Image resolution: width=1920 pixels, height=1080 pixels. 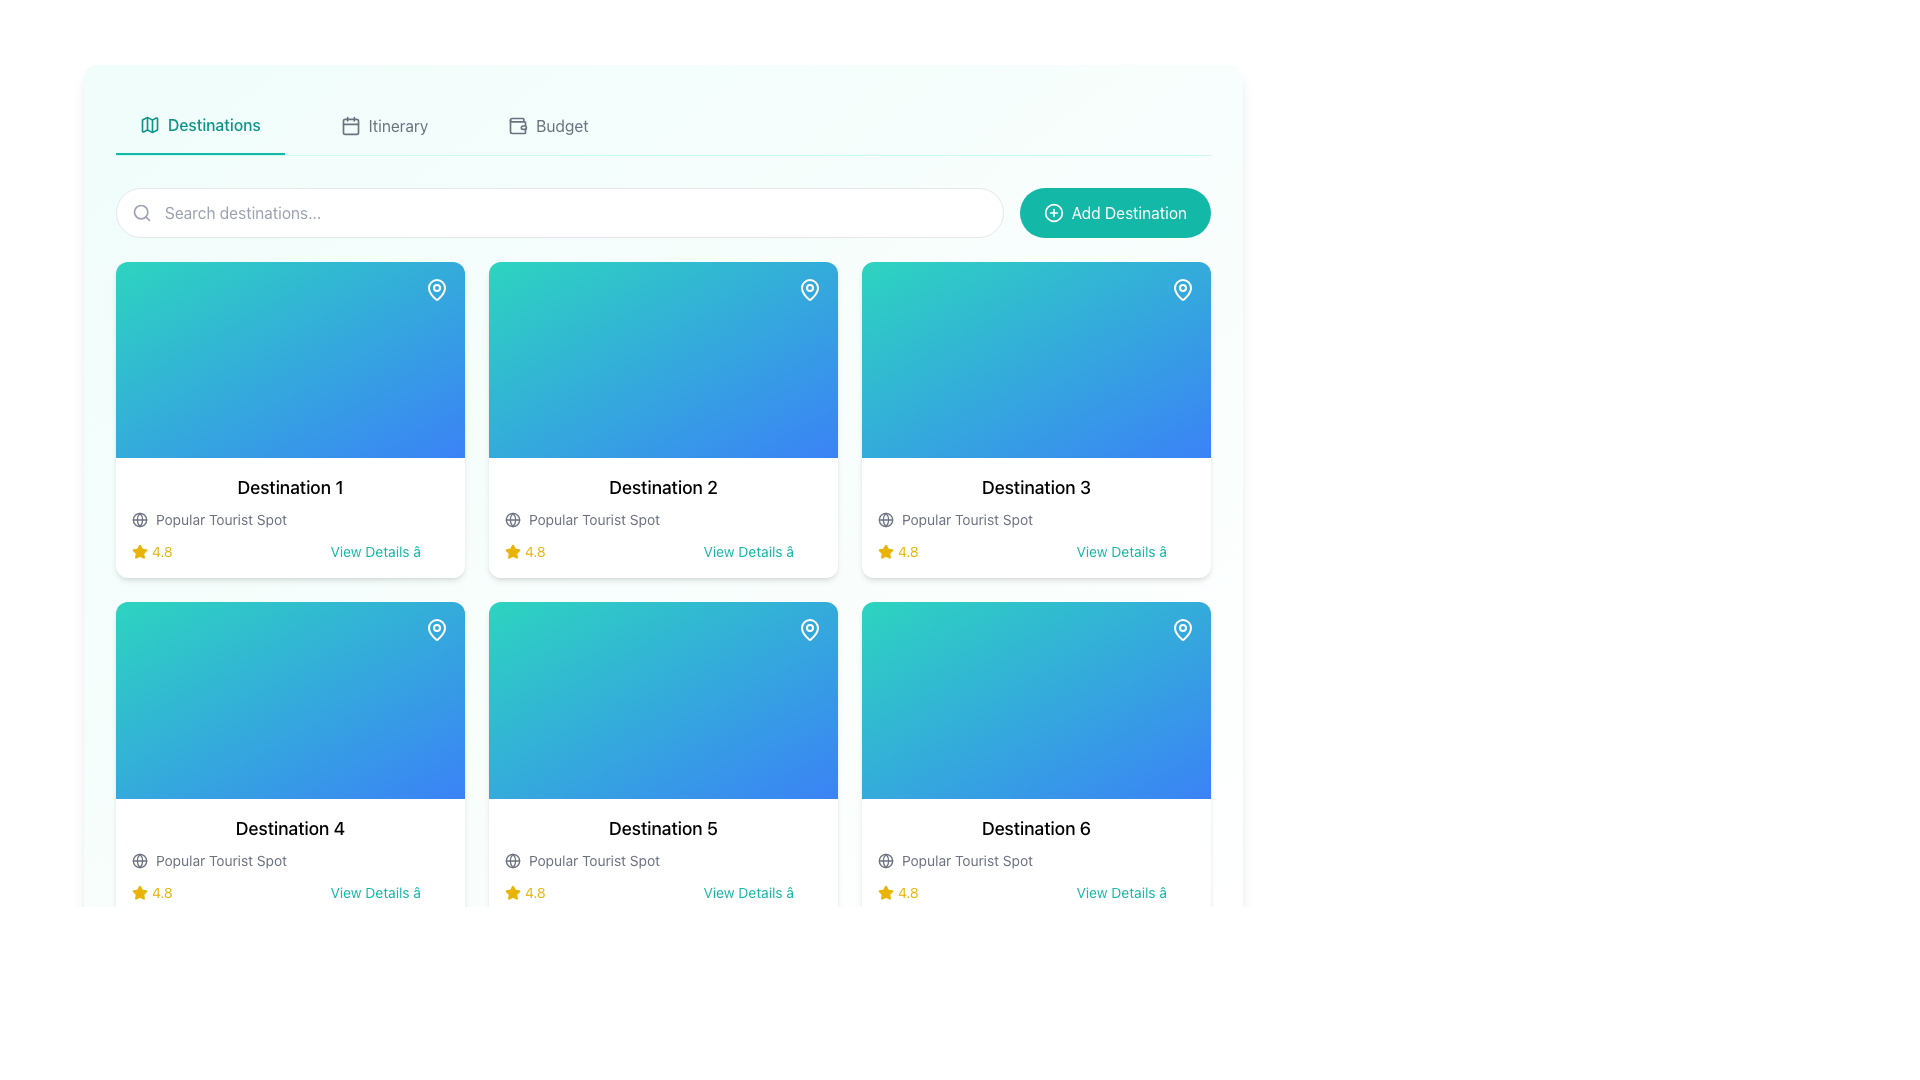 What do you see at coordinates (1182, 289) in the screenshot?
I see `the icon located at the top-right corner of the 'Destination 3' card, which visually indicates a location on the map` at bounding box center [1182, 289].